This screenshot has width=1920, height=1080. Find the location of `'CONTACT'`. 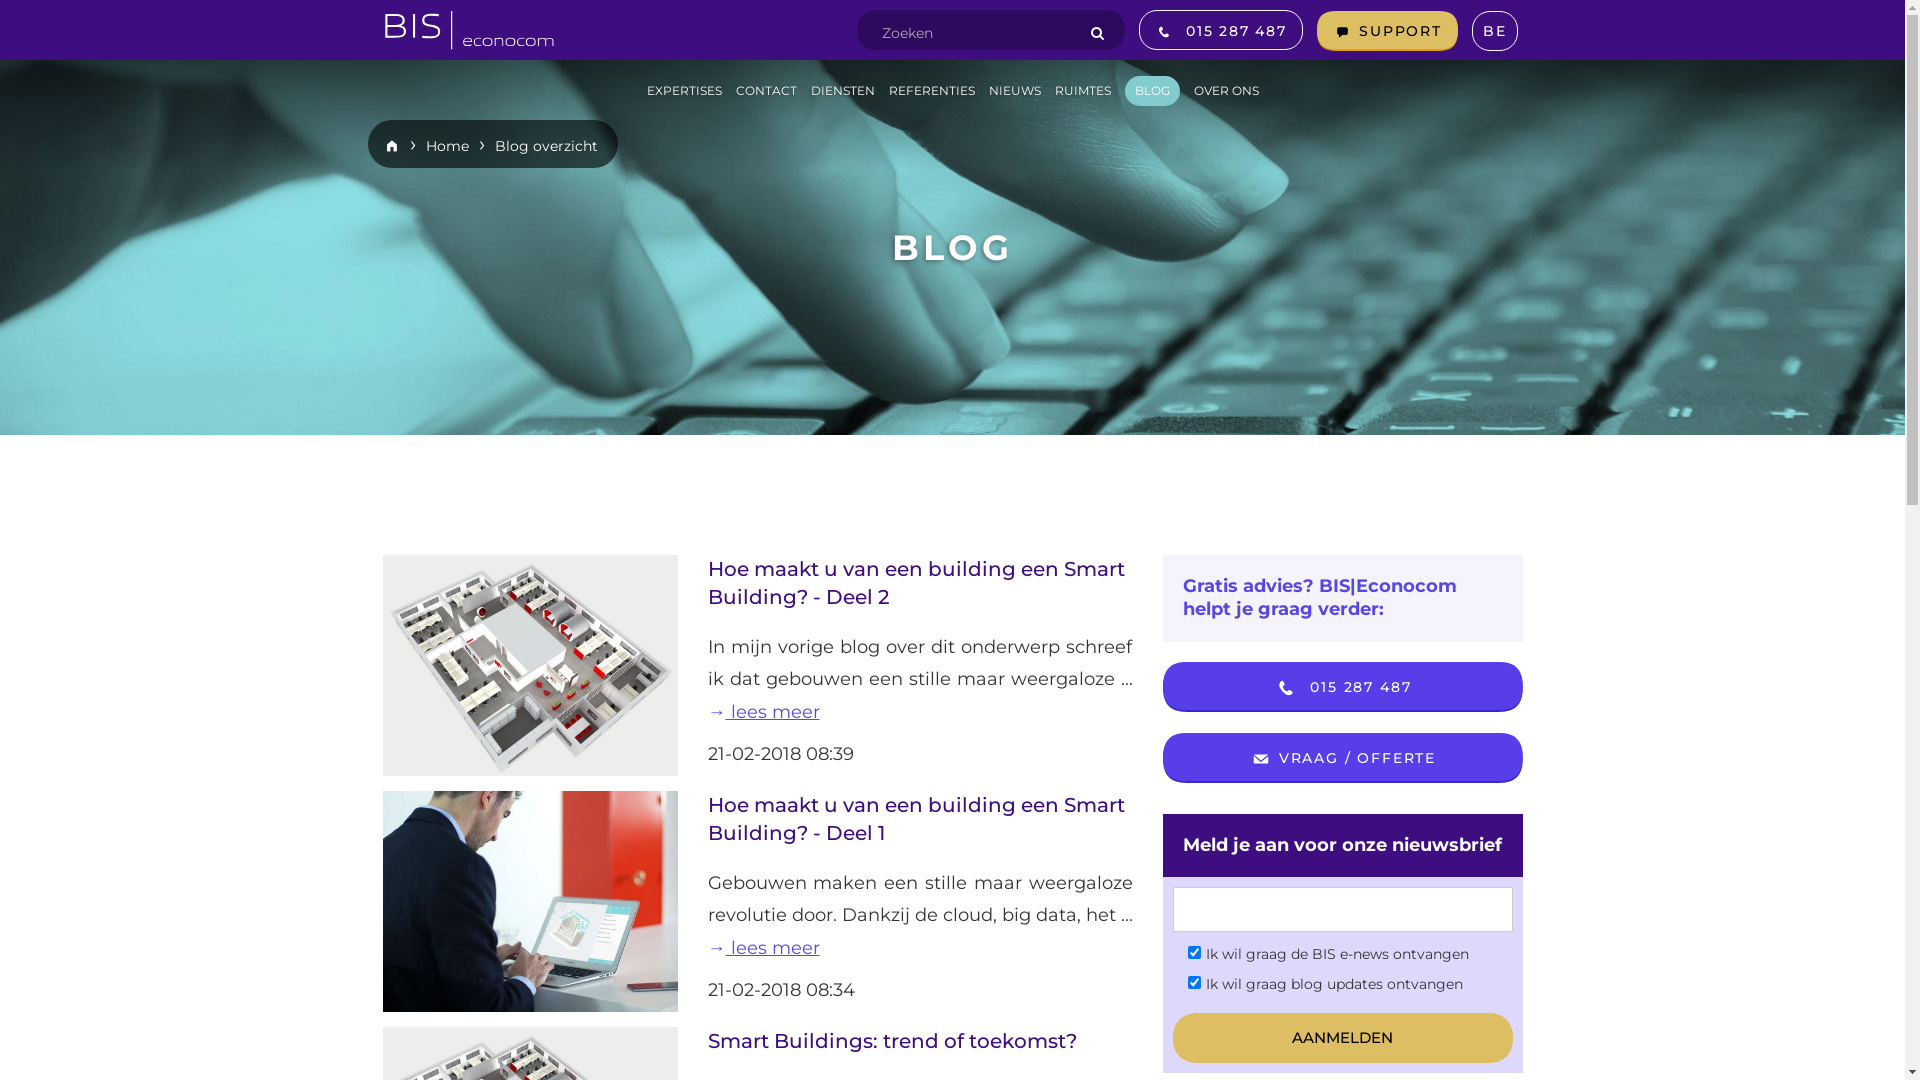

'CONTACT' is located at coordinates (765, 91).